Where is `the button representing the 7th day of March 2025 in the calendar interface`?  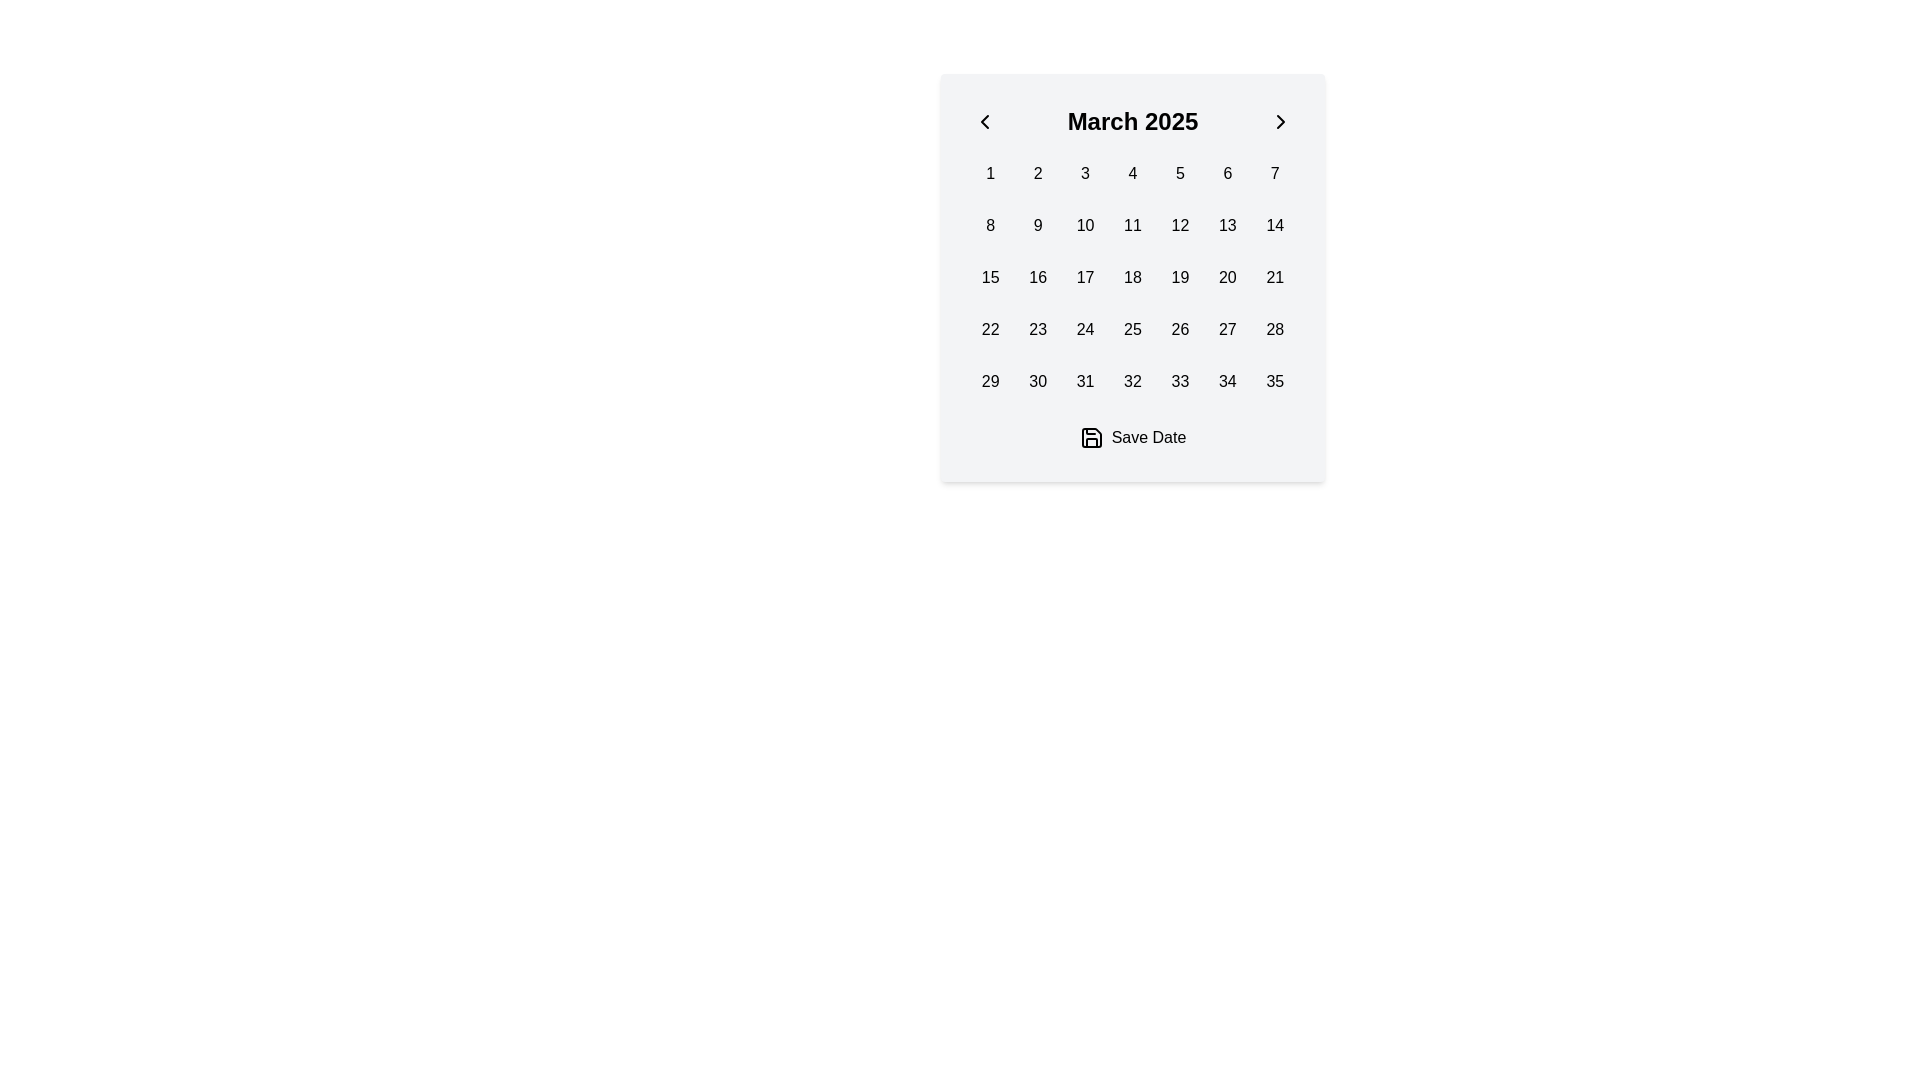 the button representing the 7th day of March 2025 in the calendar interface is located at coordinates (1274, 172).